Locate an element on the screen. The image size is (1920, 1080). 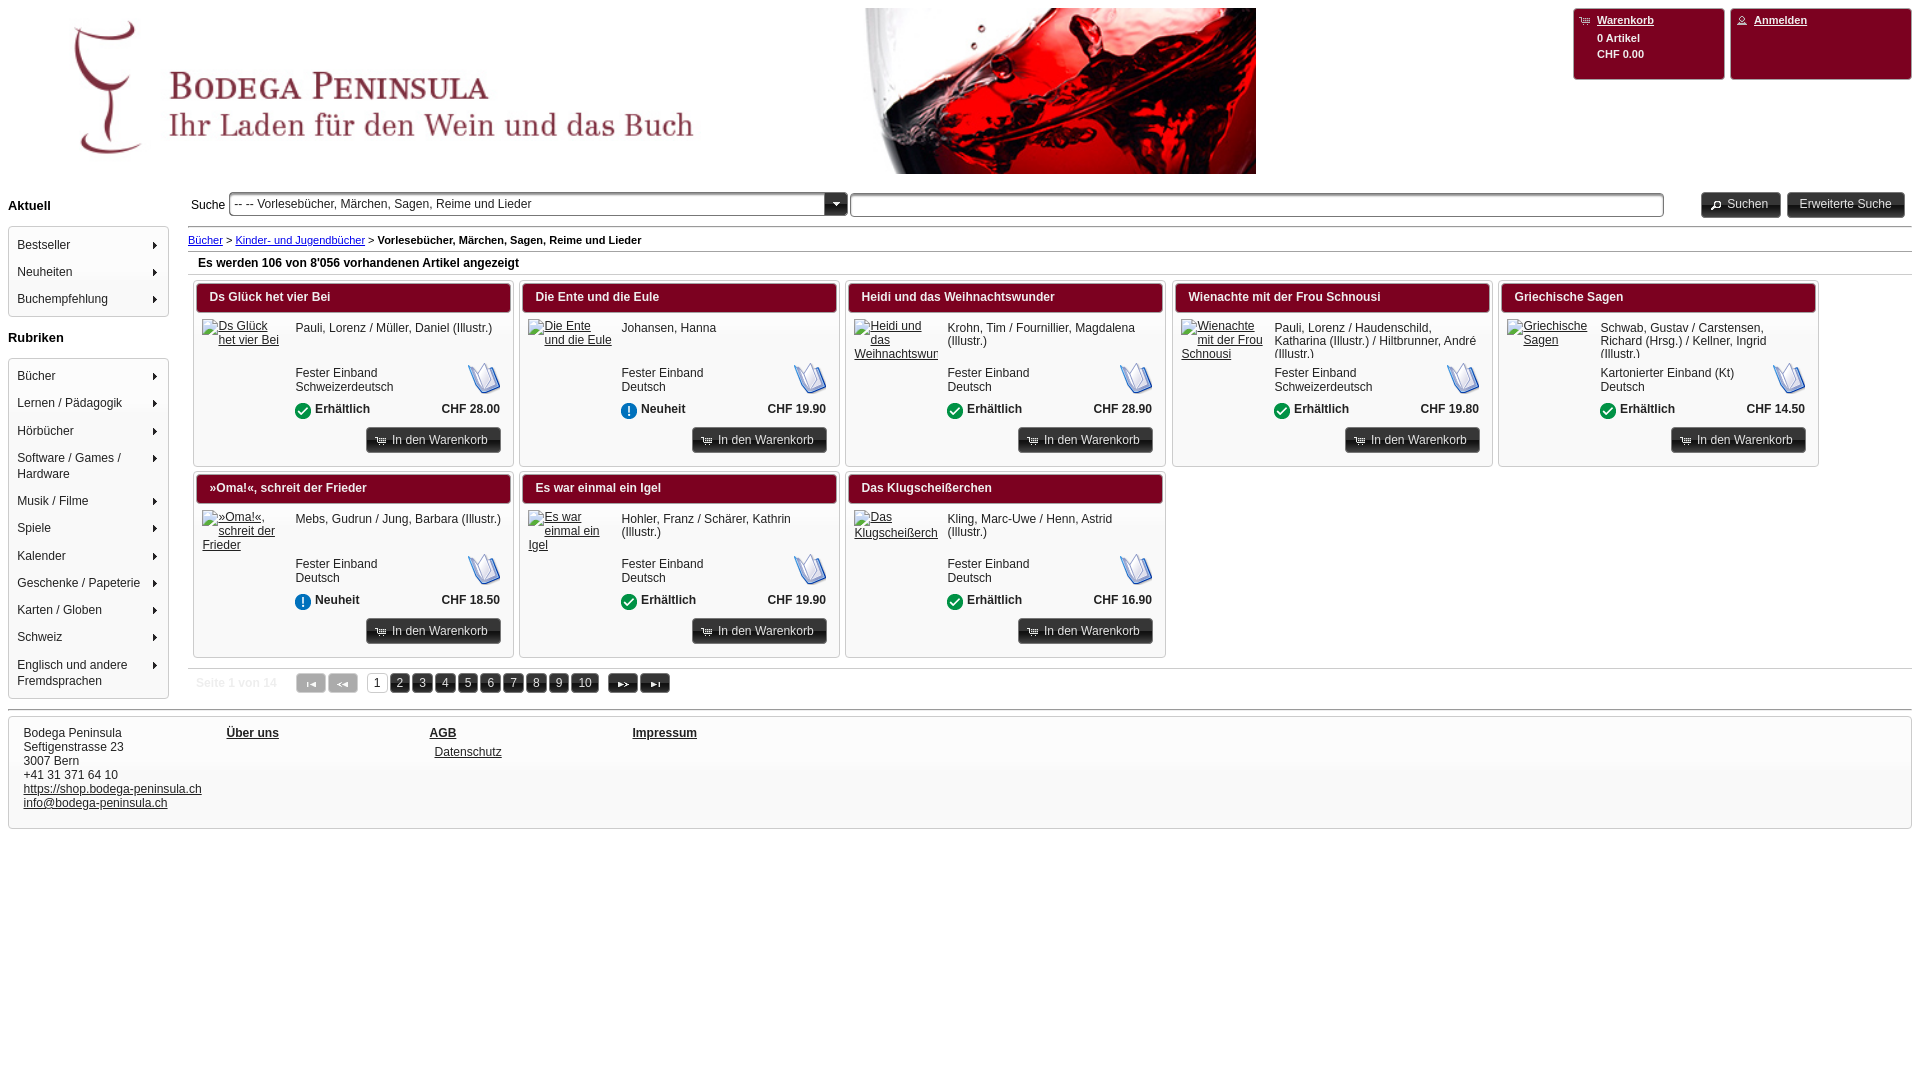
'Warenkorb is located at coordinates (1649, 35).